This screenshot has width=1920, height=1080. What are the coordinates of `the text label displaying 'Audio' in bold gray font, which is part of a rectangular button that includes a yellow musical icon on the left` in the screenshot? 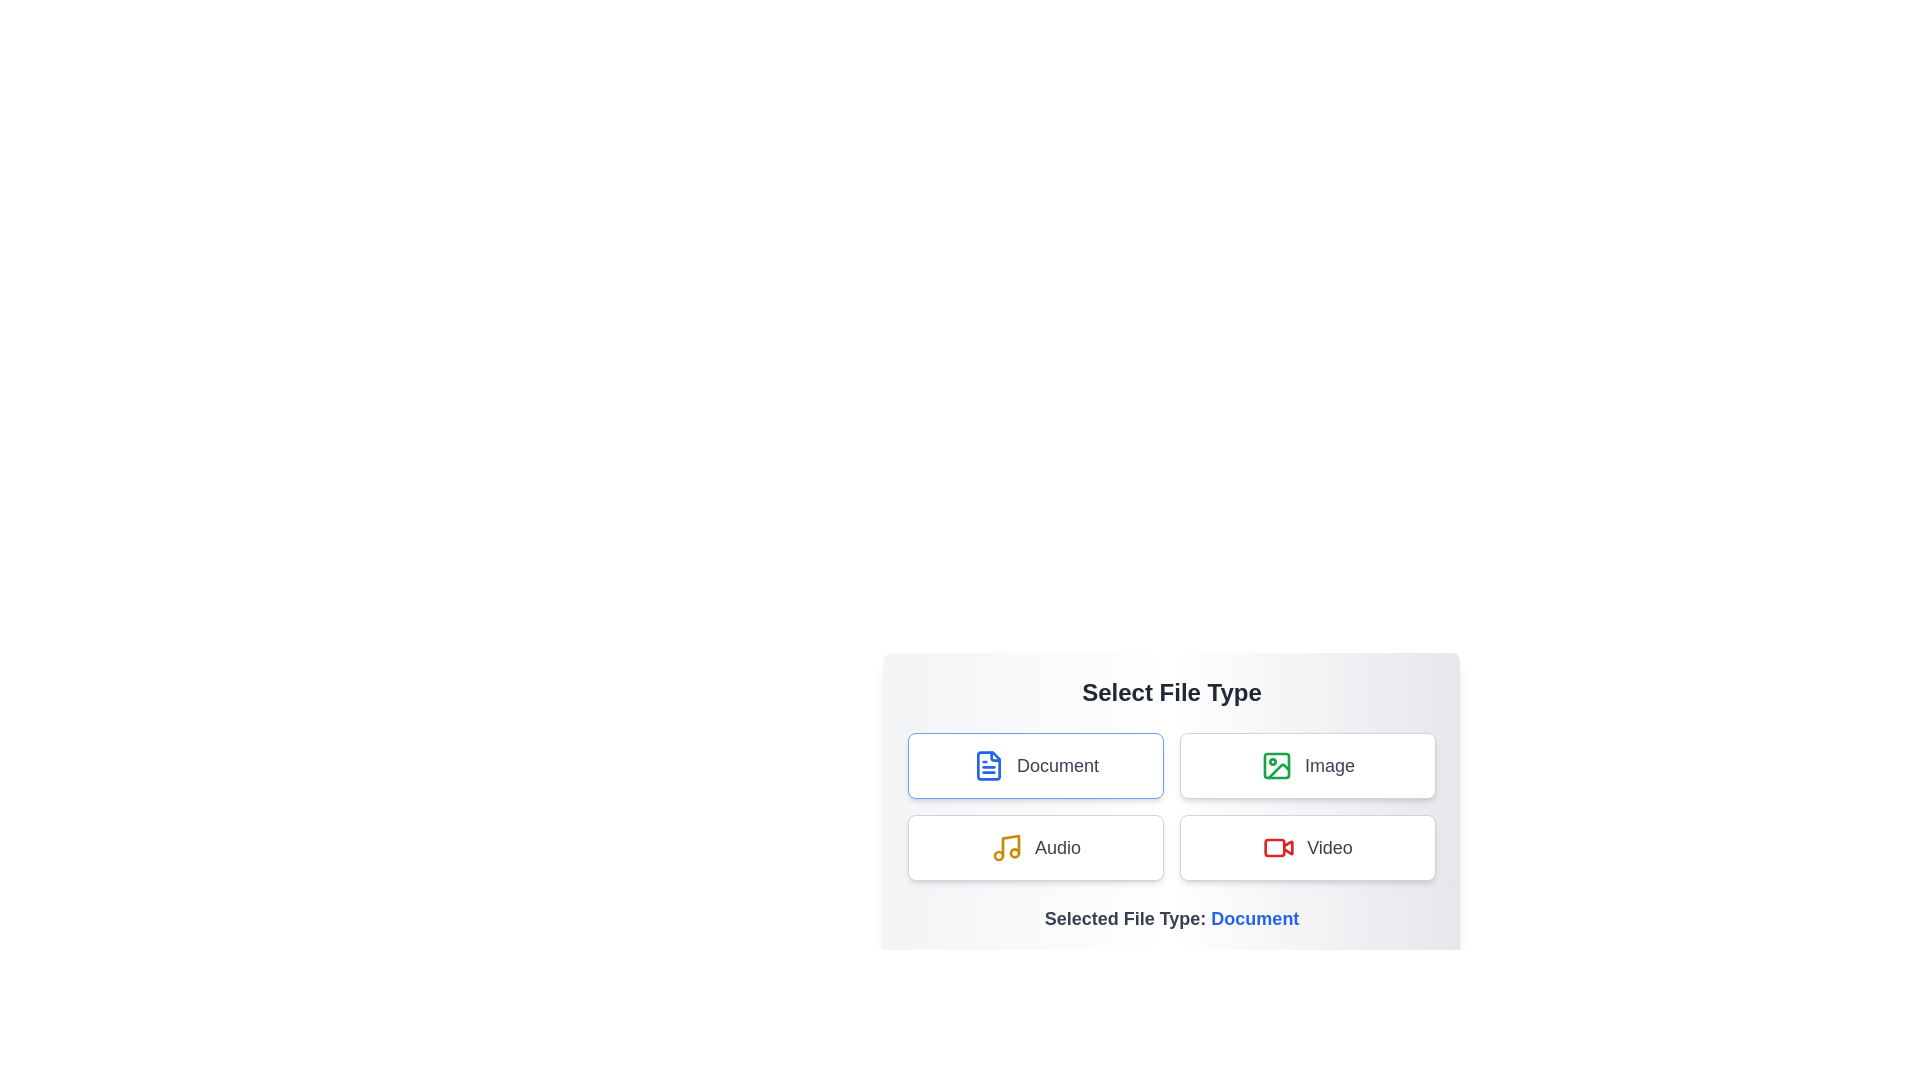 It's located at (1056, 848).